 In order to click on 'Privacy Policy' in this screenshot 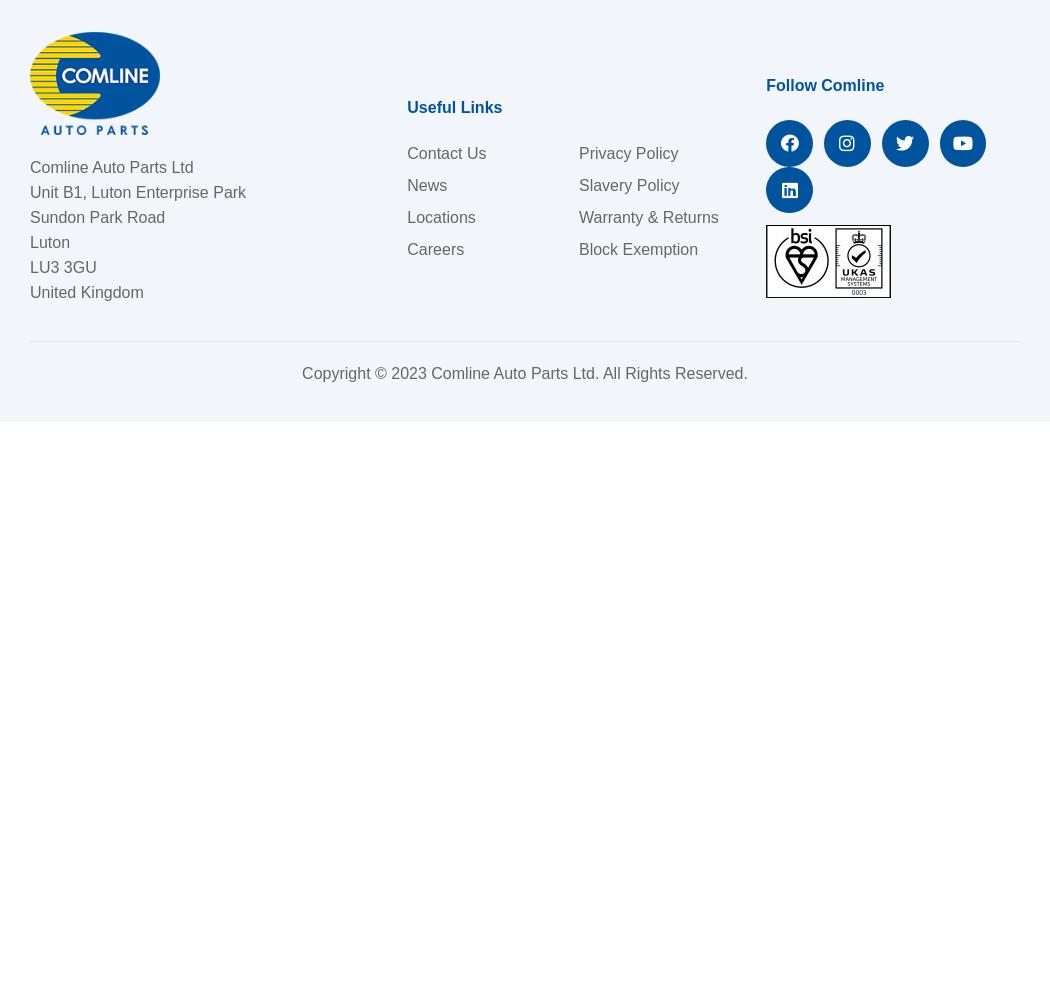, I will do `click(628, 152)`.